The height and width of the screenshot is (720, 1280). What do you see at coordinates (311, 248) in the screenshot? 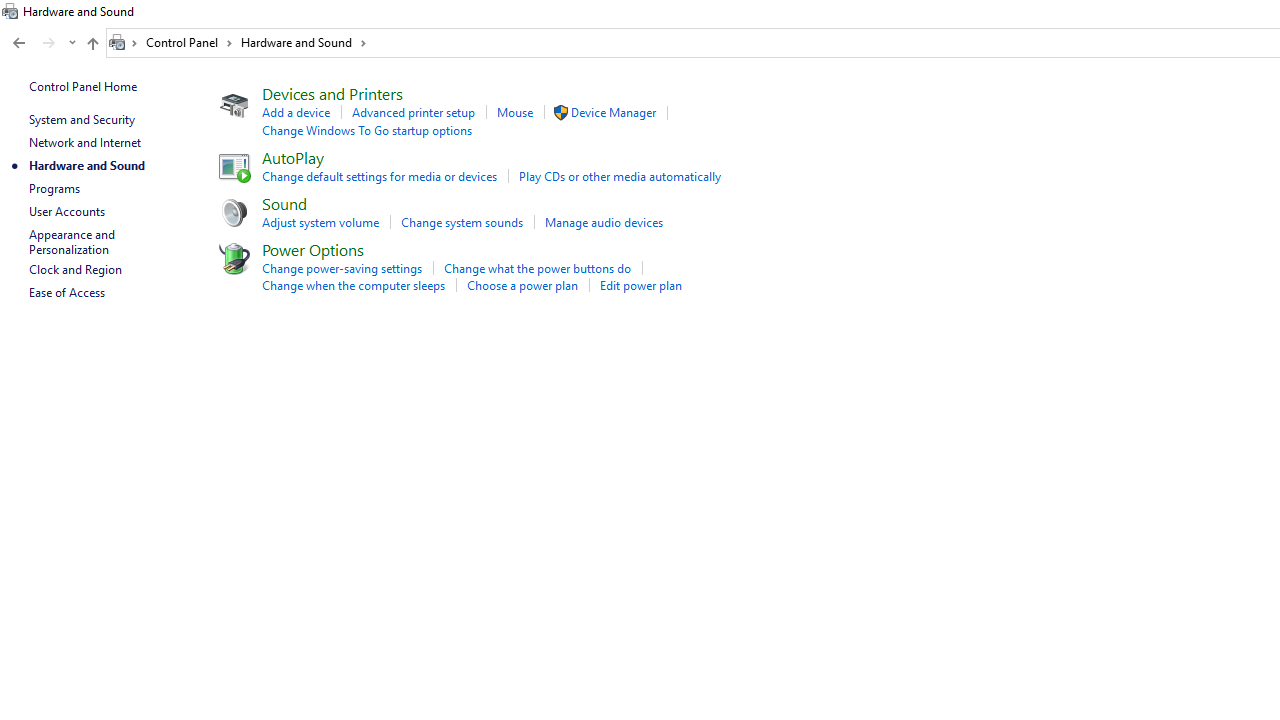
I see `'Power Options'` at bounding box center [311, 248].